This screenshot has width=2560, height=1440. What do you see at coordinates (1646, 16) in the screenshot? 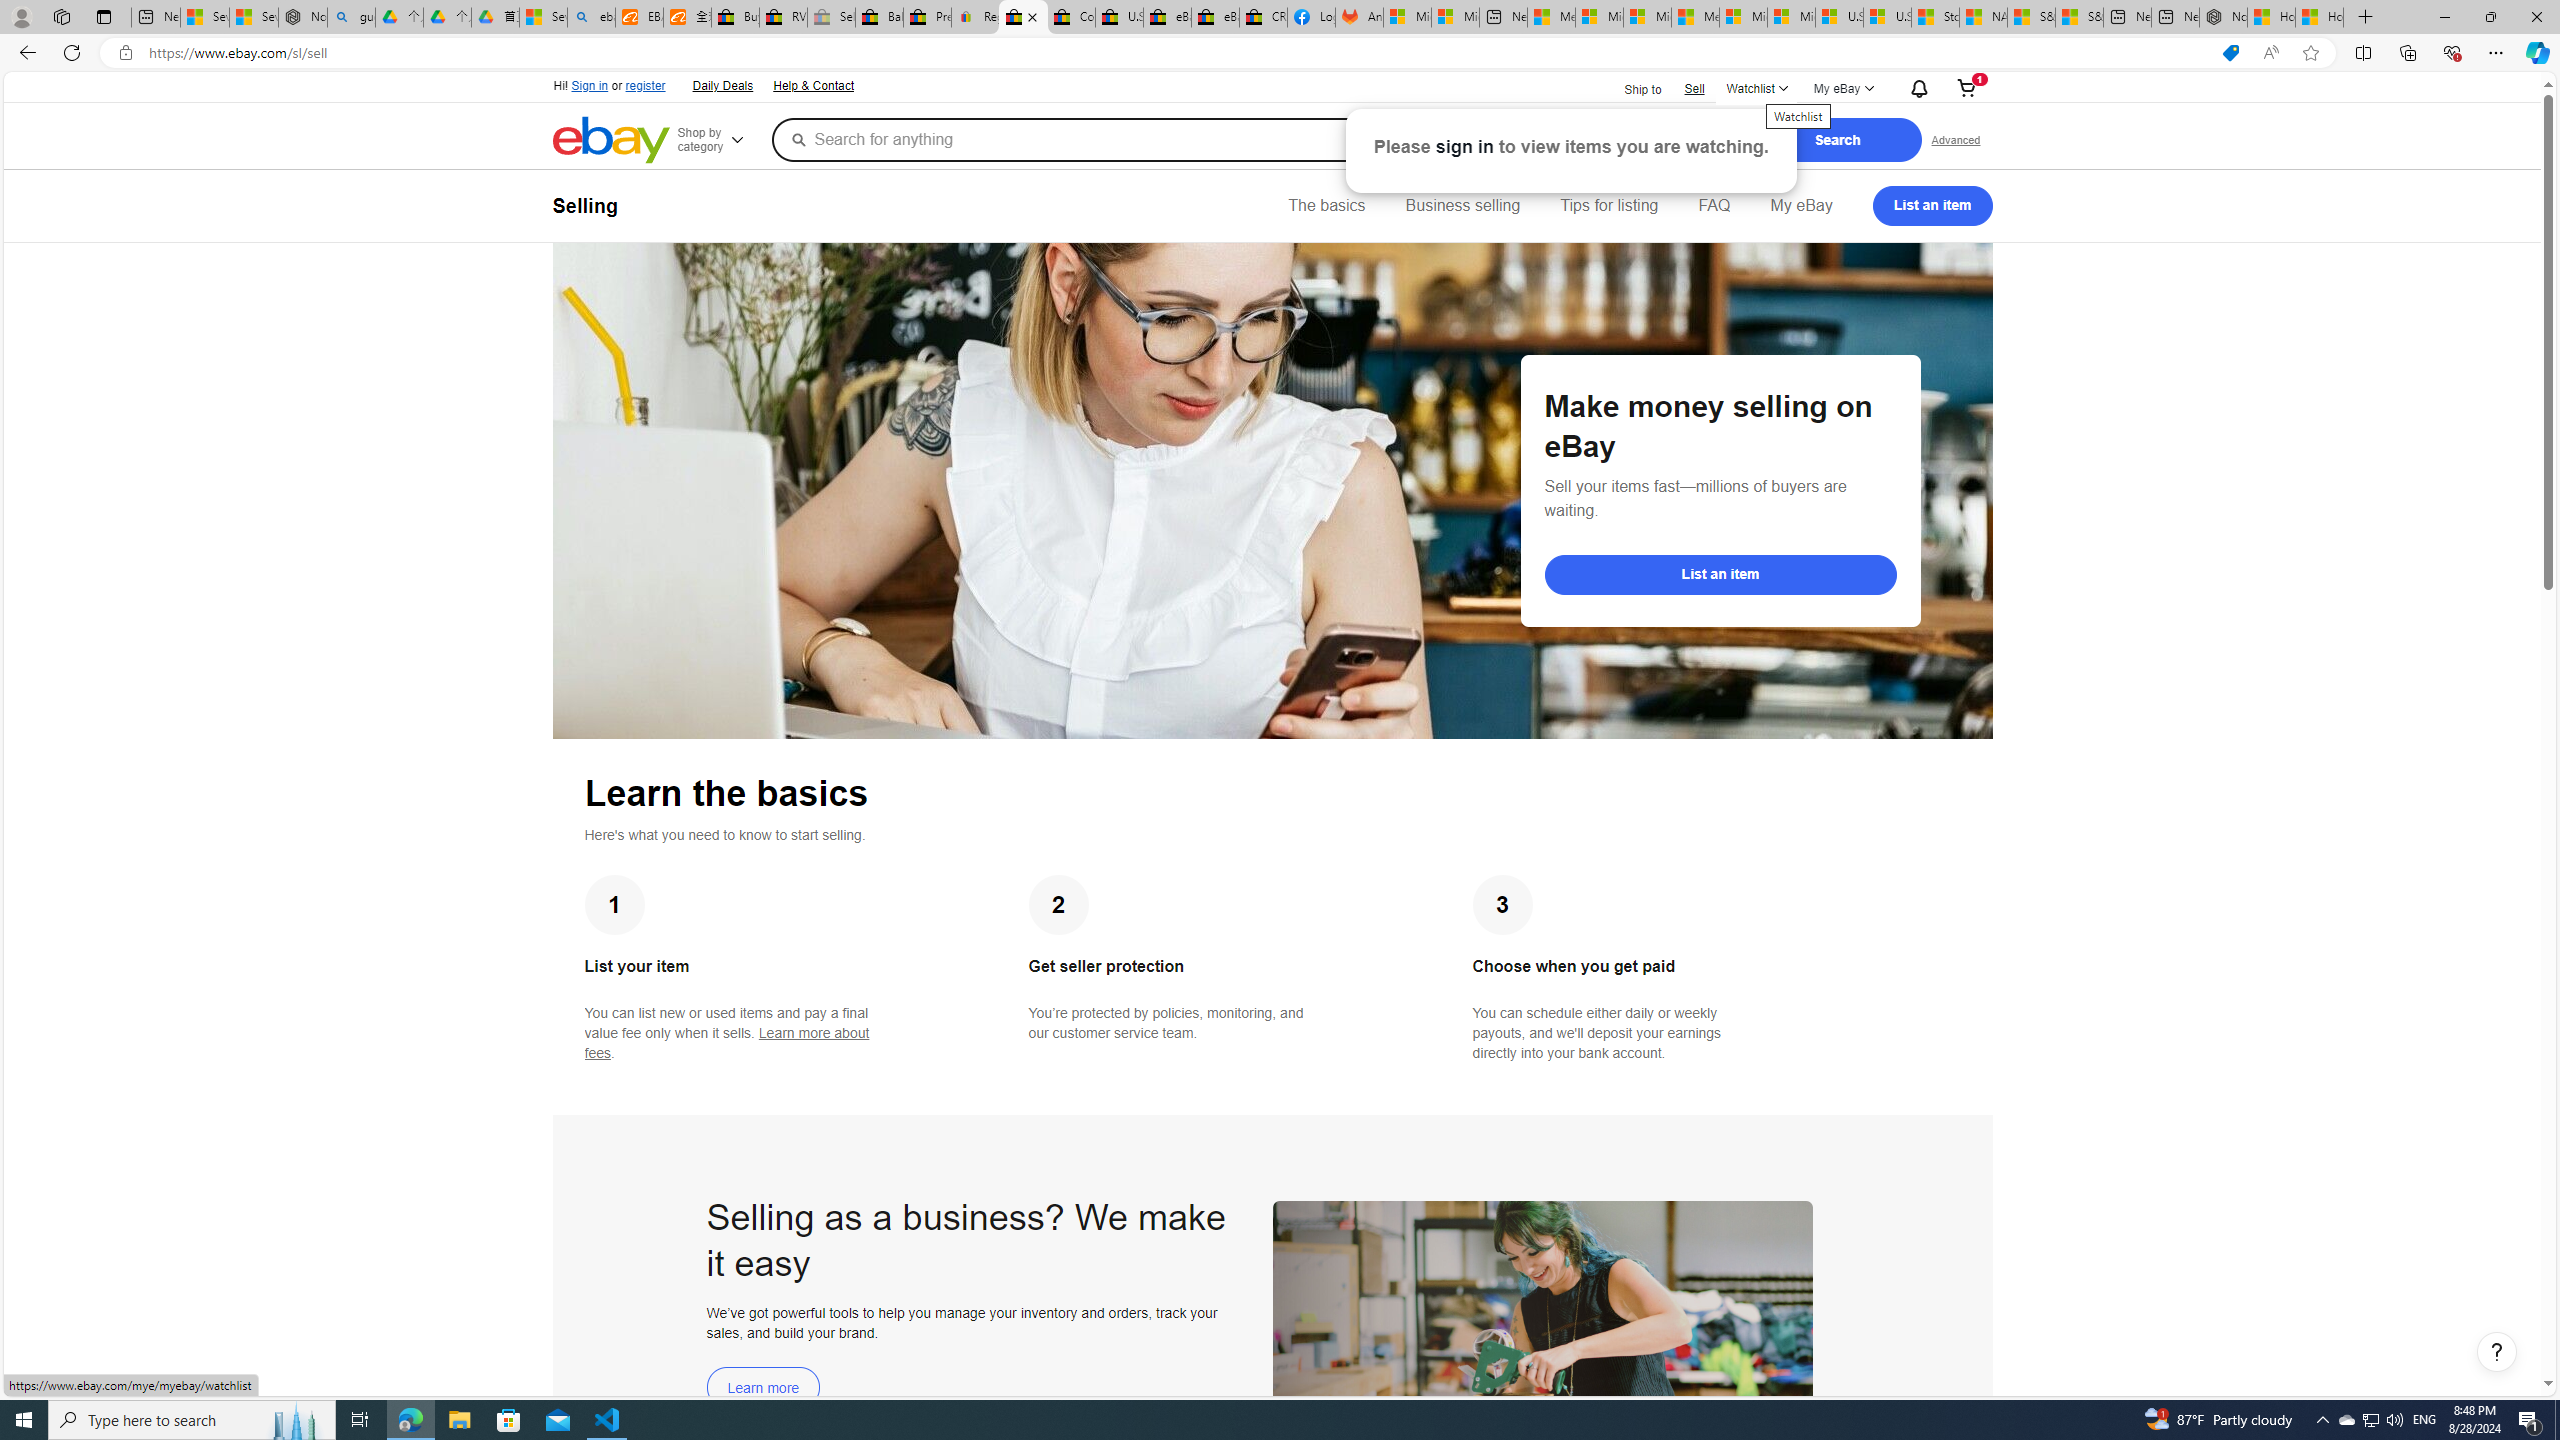
I see `'Microsoft account | Home'` at bounding box center [1646, 16].